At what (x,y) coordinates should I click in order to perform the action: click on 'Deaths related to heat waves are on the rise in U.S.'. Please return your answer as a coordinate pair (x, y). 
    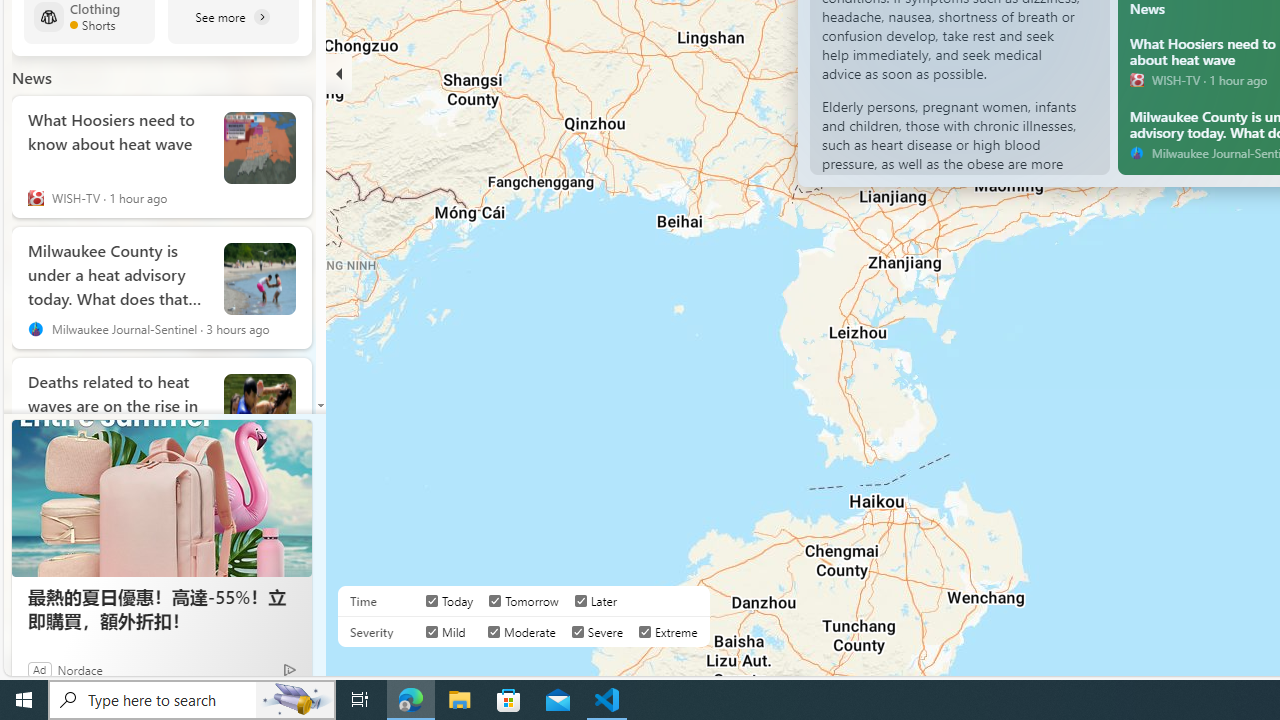
    Looking at the image, I should click on (116, 401).